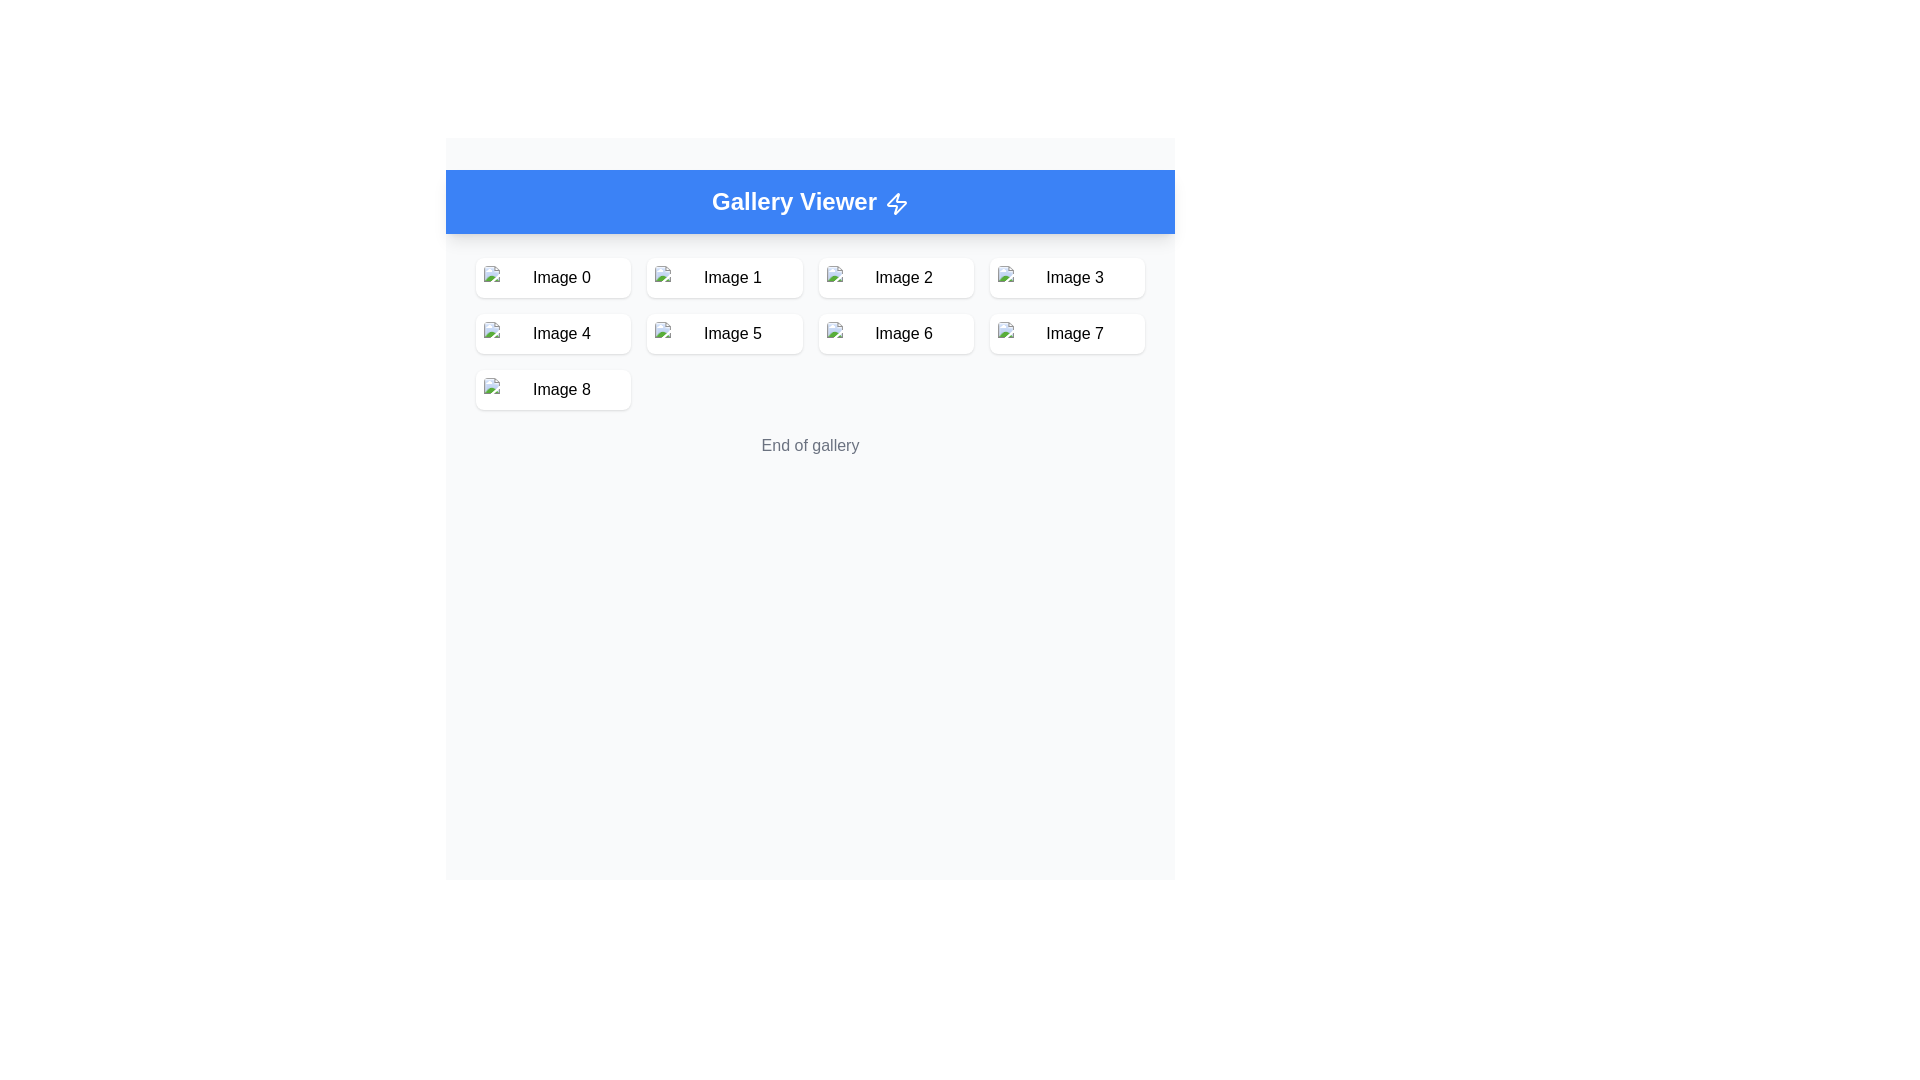 Image resolution: width=1920 pixels, height=1080 pixels. I want to click on the Image card representing 'Image 4' in the Gallery Viewer, so click(553, 333).